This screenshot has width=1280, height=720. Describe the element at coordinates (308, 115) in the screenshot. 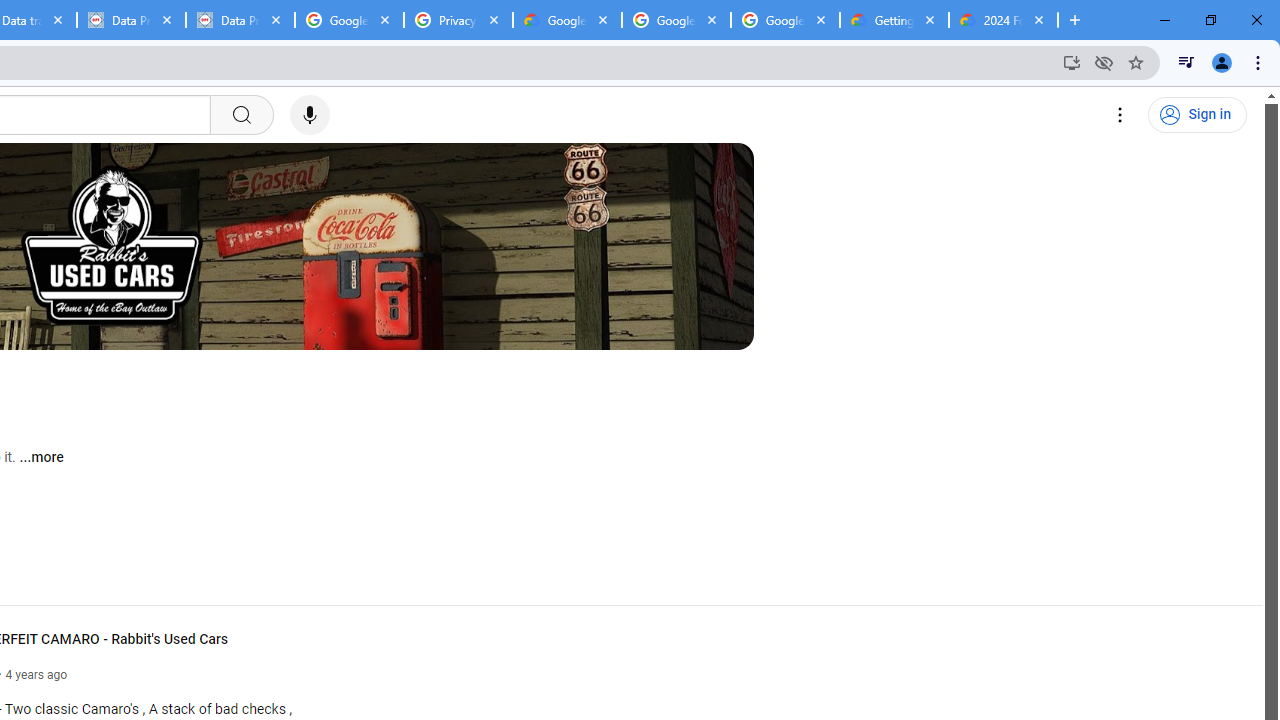

I see `'Search with your voice'` at that location.